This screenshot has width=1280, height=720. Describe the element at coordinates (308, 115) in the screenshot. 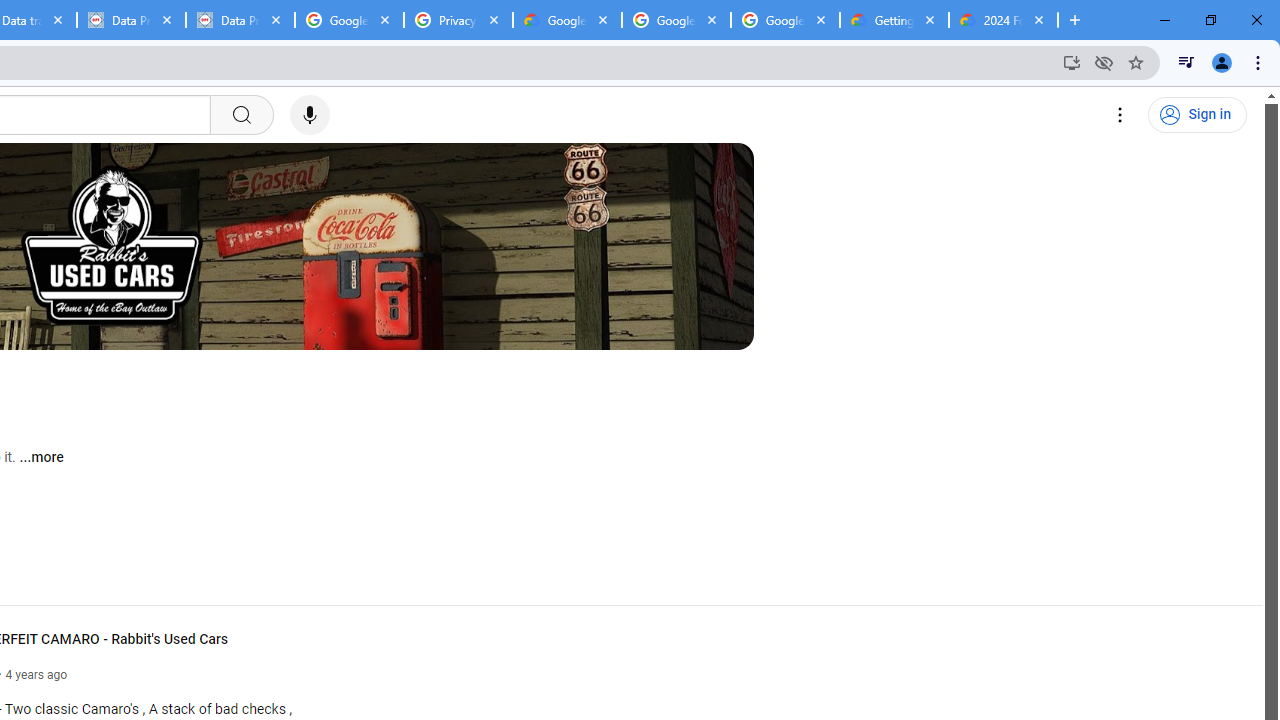

I see `'Search with your voice'` at that location.